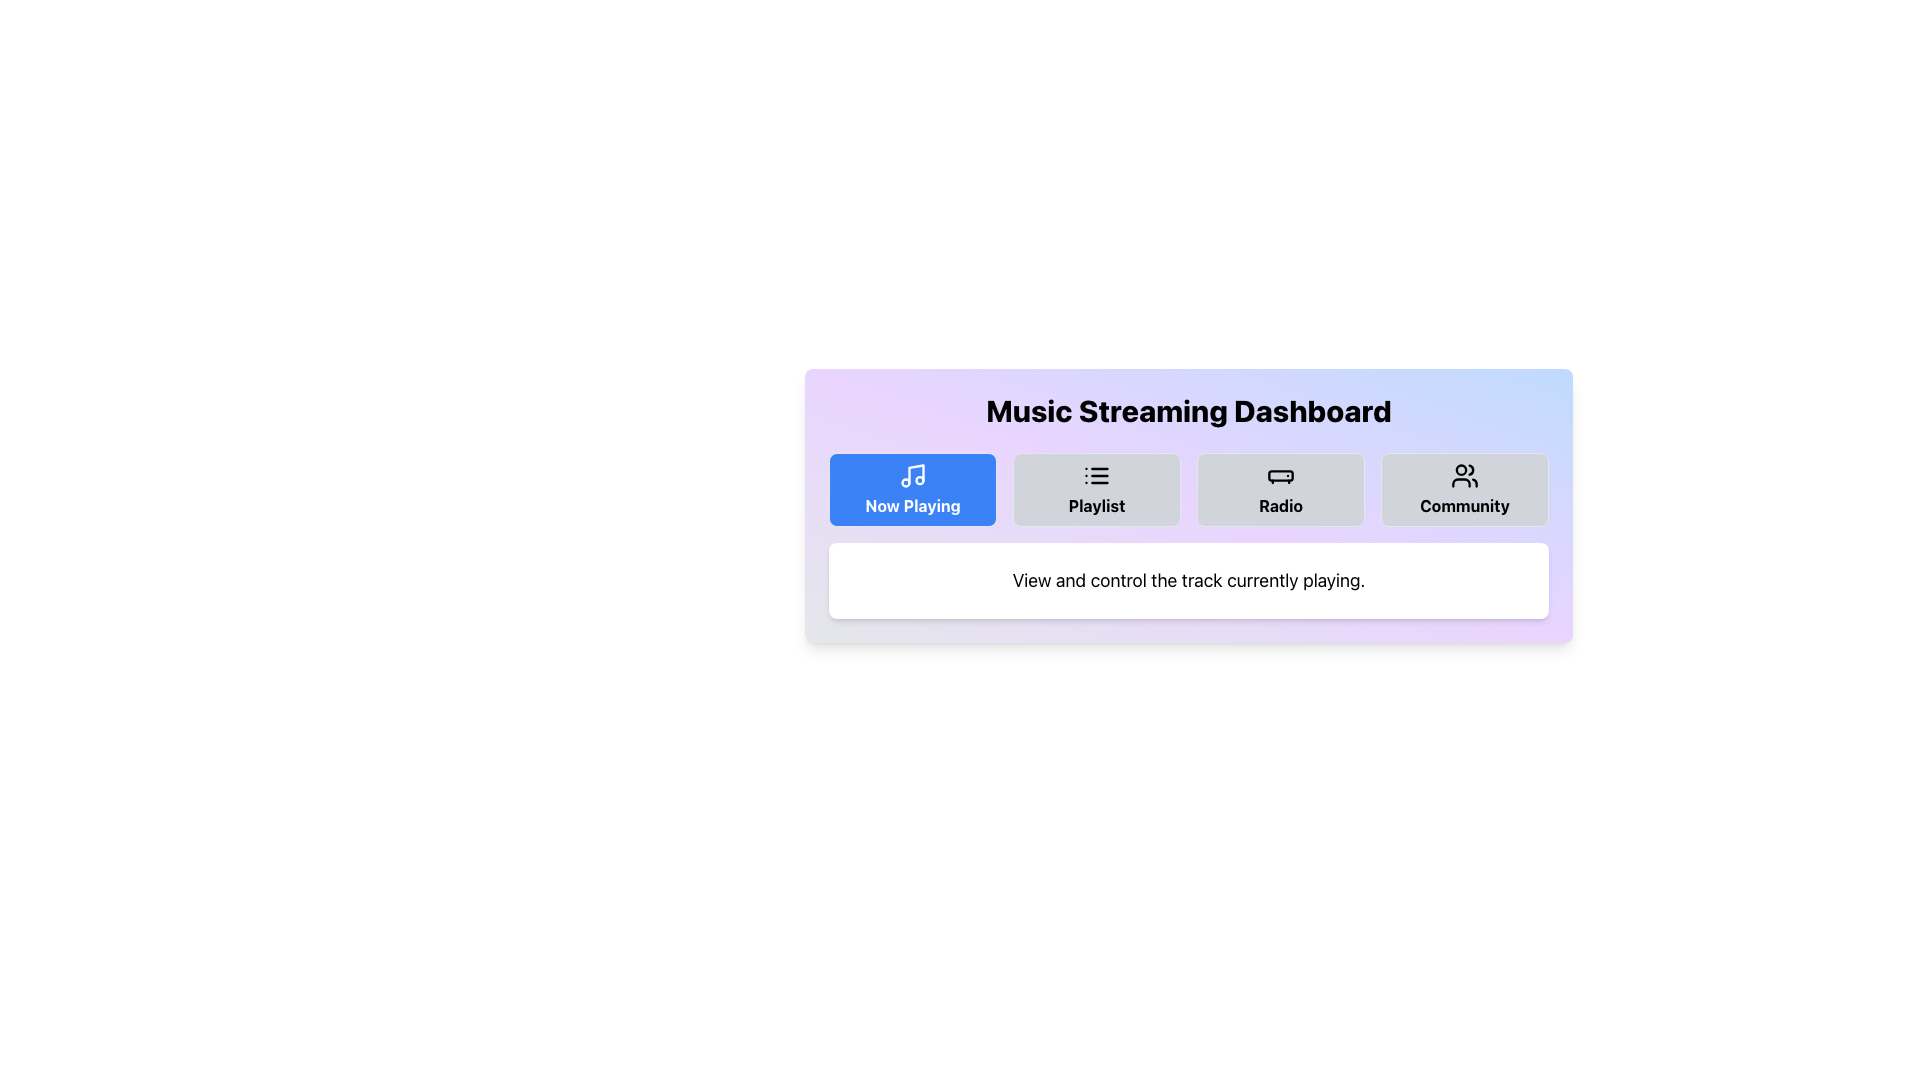  What do you see at coordinates (1281, 489) in the screenshot?
I see `the 'Radio' button, which is a rectangular button with rounded corners, grey background, and black text, located in the third position of a horizontal row of buttons` at bounding box center [1281, 489].